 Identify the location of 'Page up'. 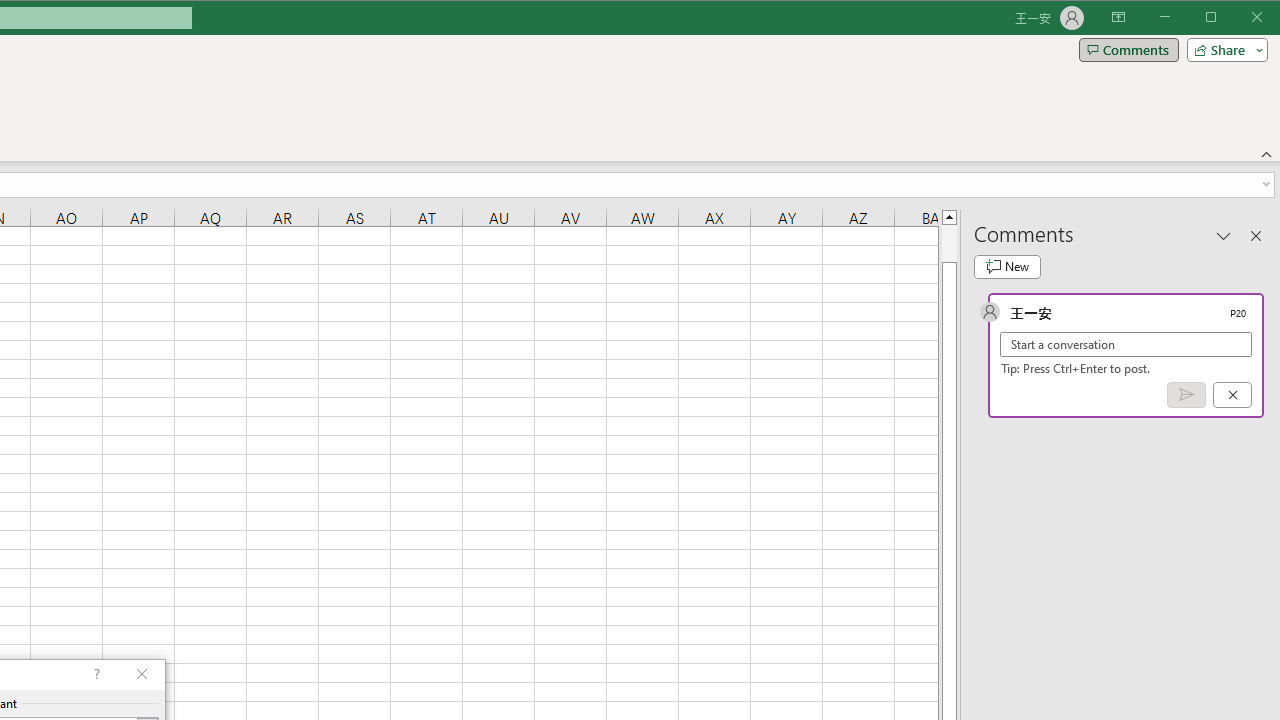
(948, 242).